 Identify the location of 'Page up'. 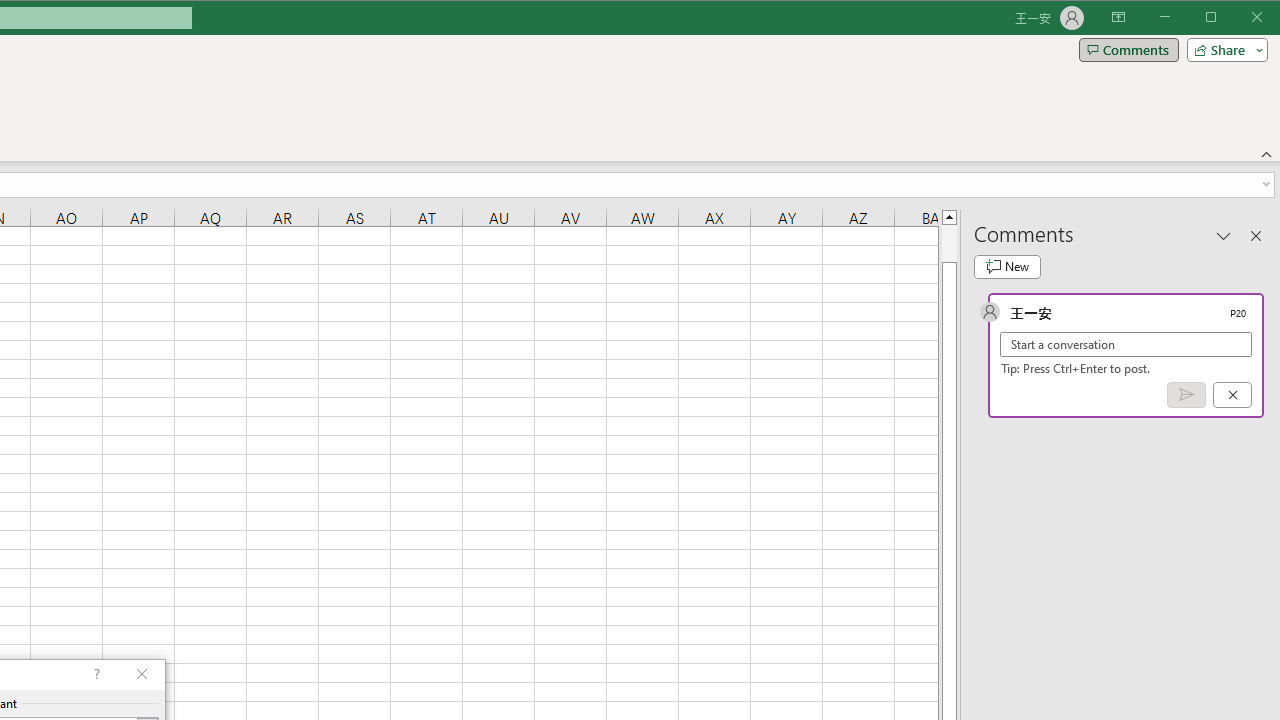
(948, 242).